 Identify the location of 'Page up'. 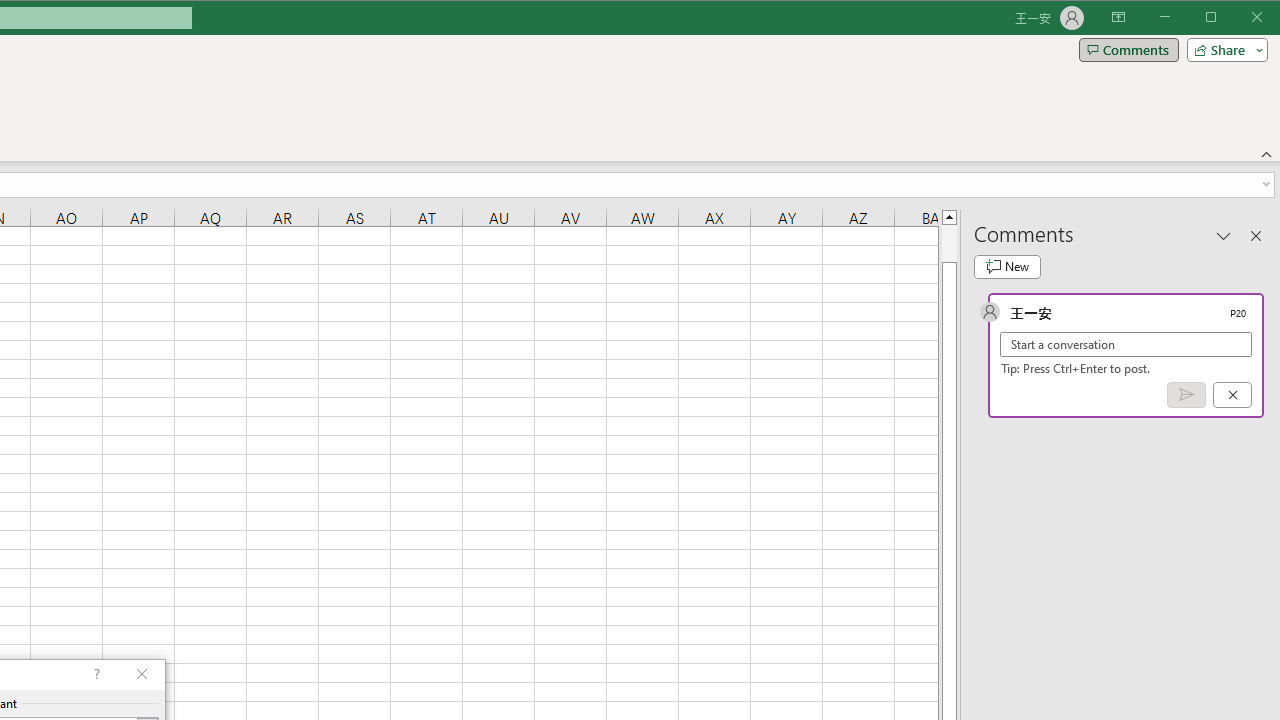
(948, 242).